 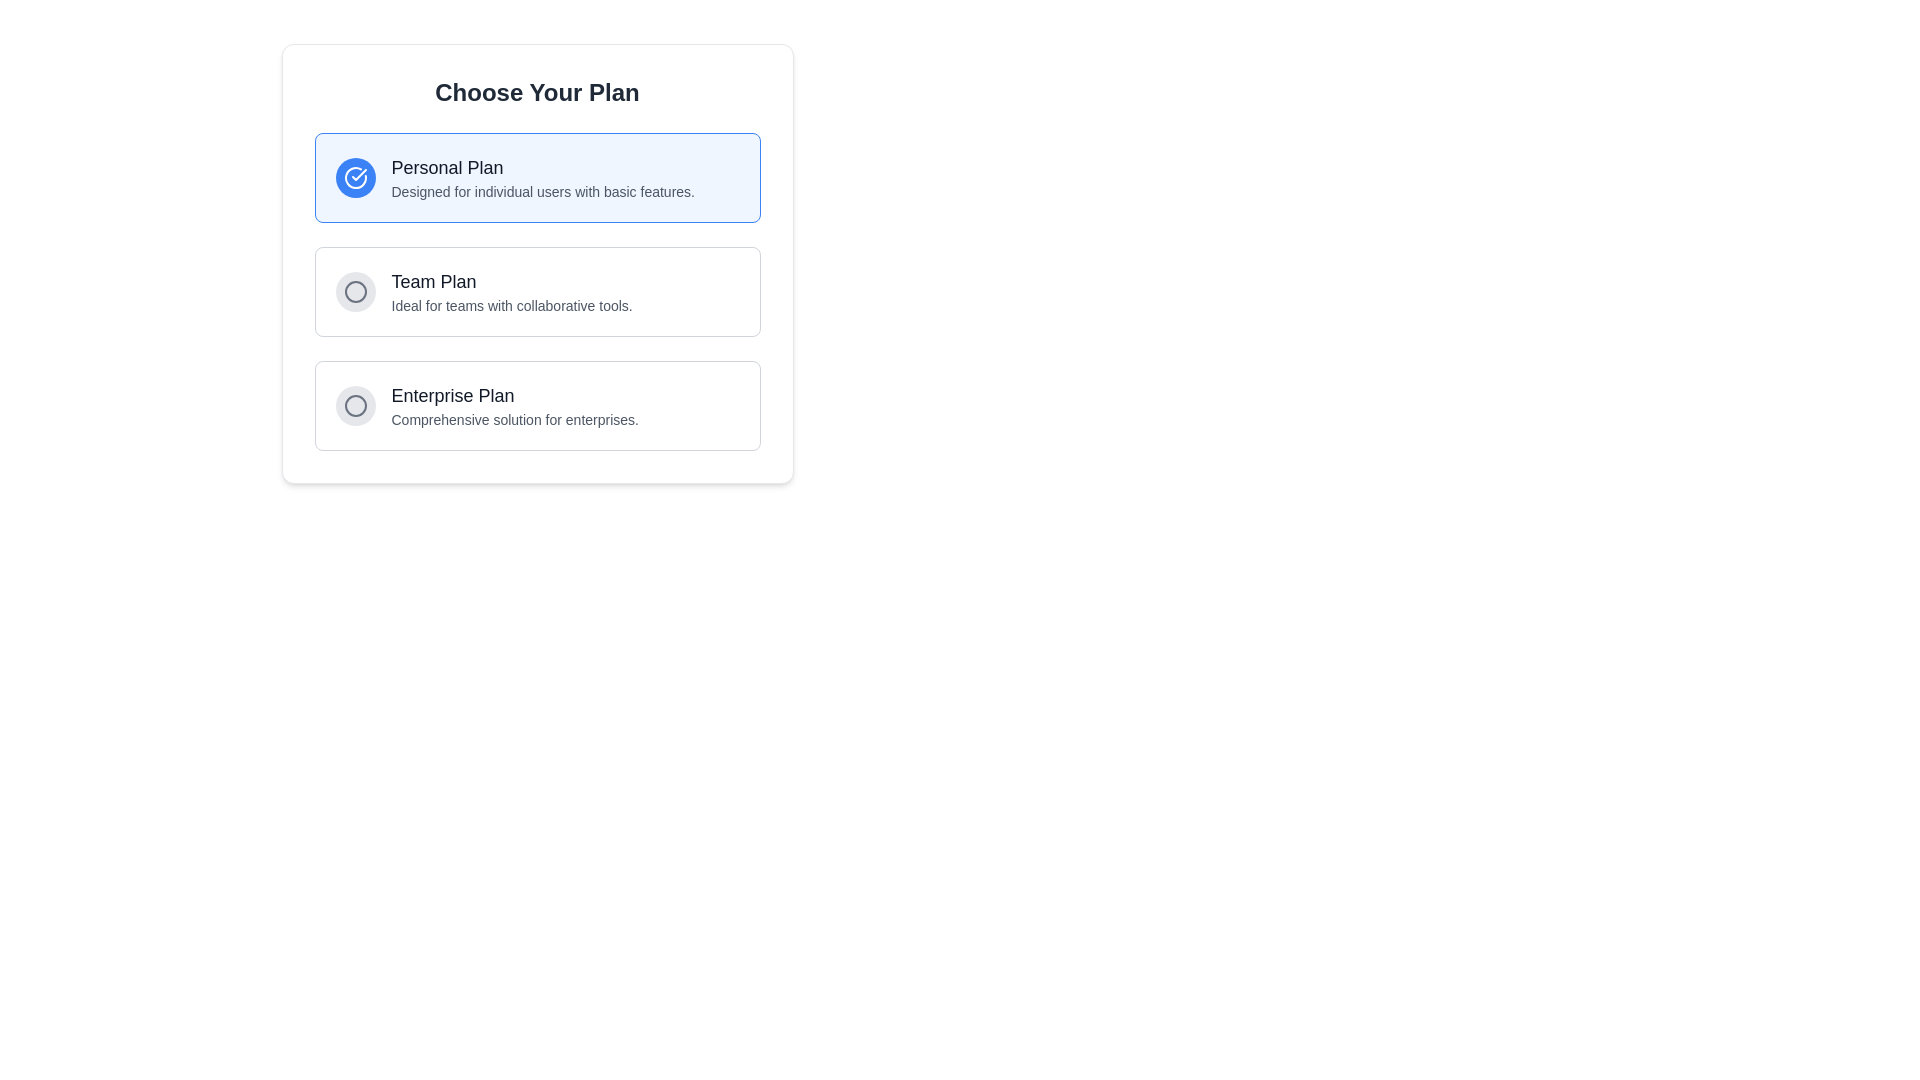 What do you see at coordinates (543, 192) in the screenshot?
I see `the text description that provides details about the 'Personal Plan' option, located directly underneath the 'Personal Plan' title in the plan selection interface` at bounding box center [543, 192].